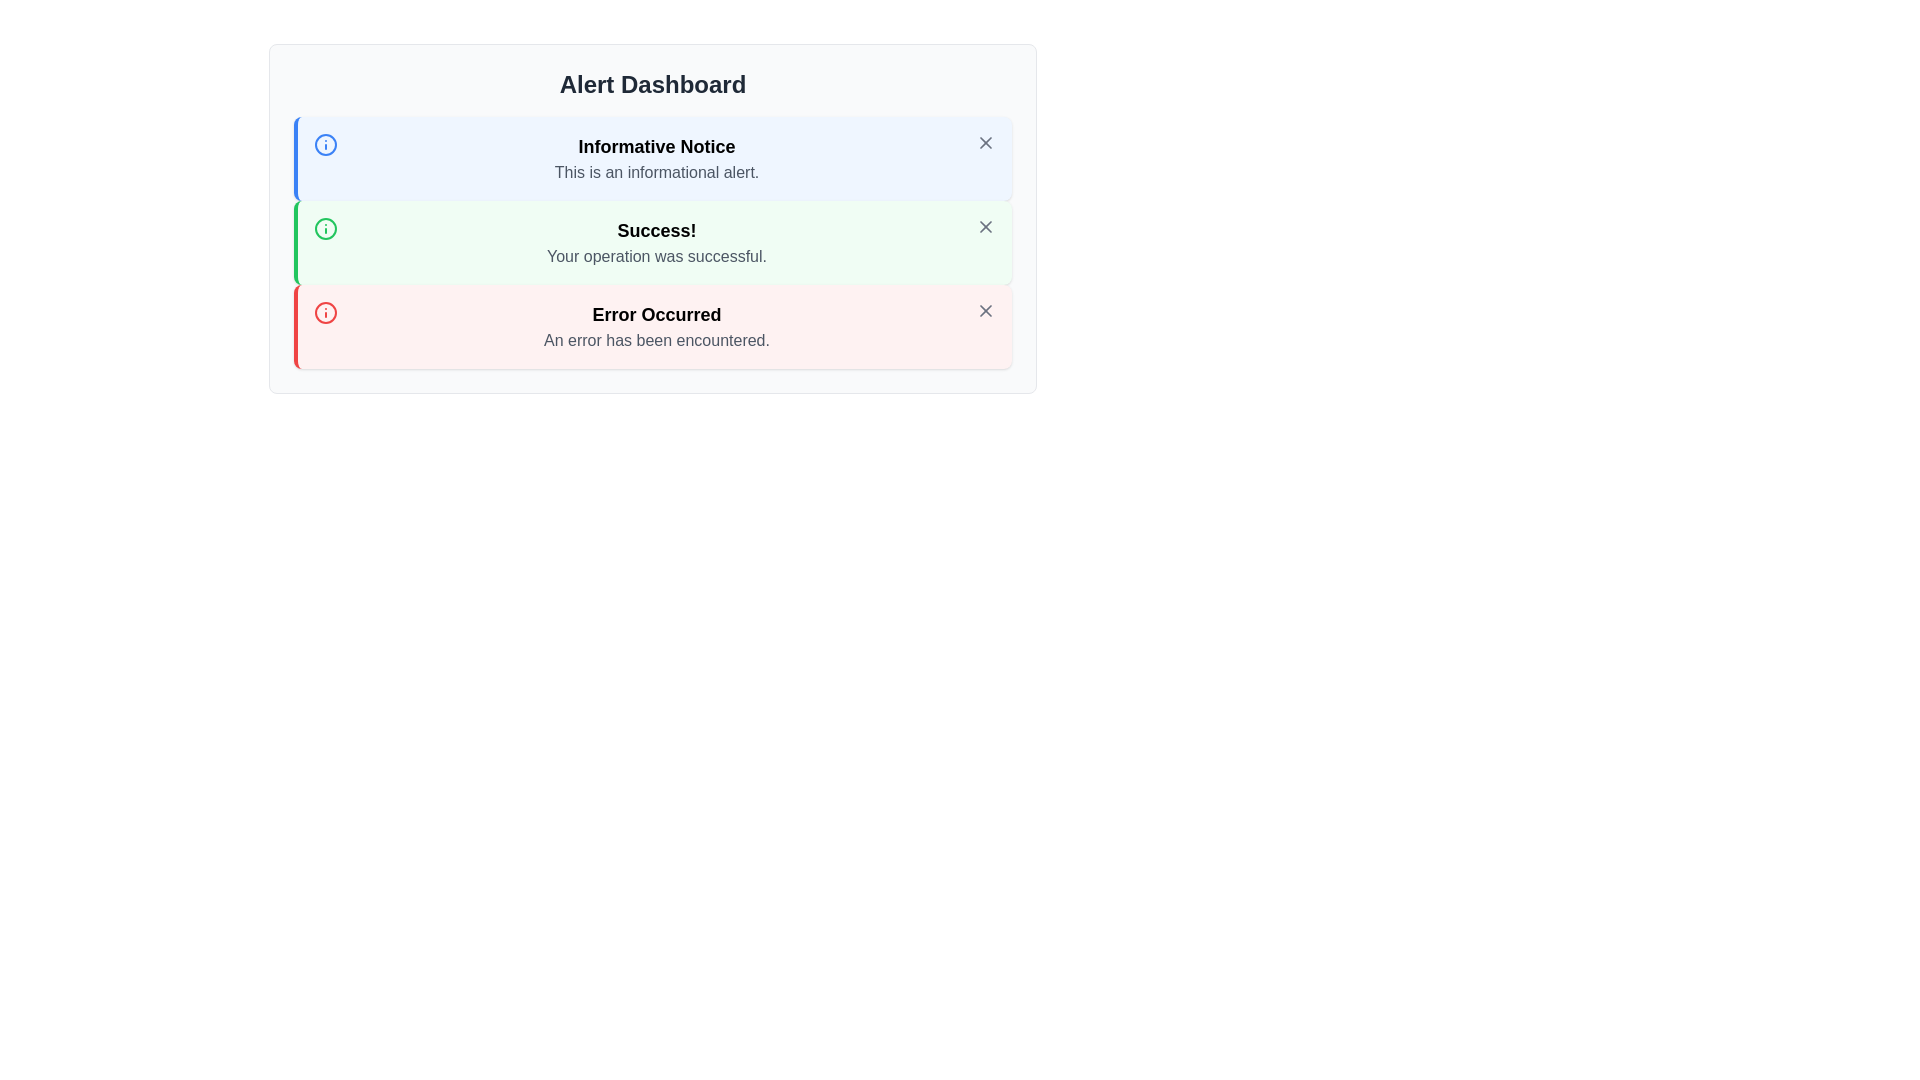  Describe the element at coordinates (657, 157) in the screenshot. I see `the informational notification text box located under the 'Alert Dashboard' header and above the 'Success!' alert` at that location.